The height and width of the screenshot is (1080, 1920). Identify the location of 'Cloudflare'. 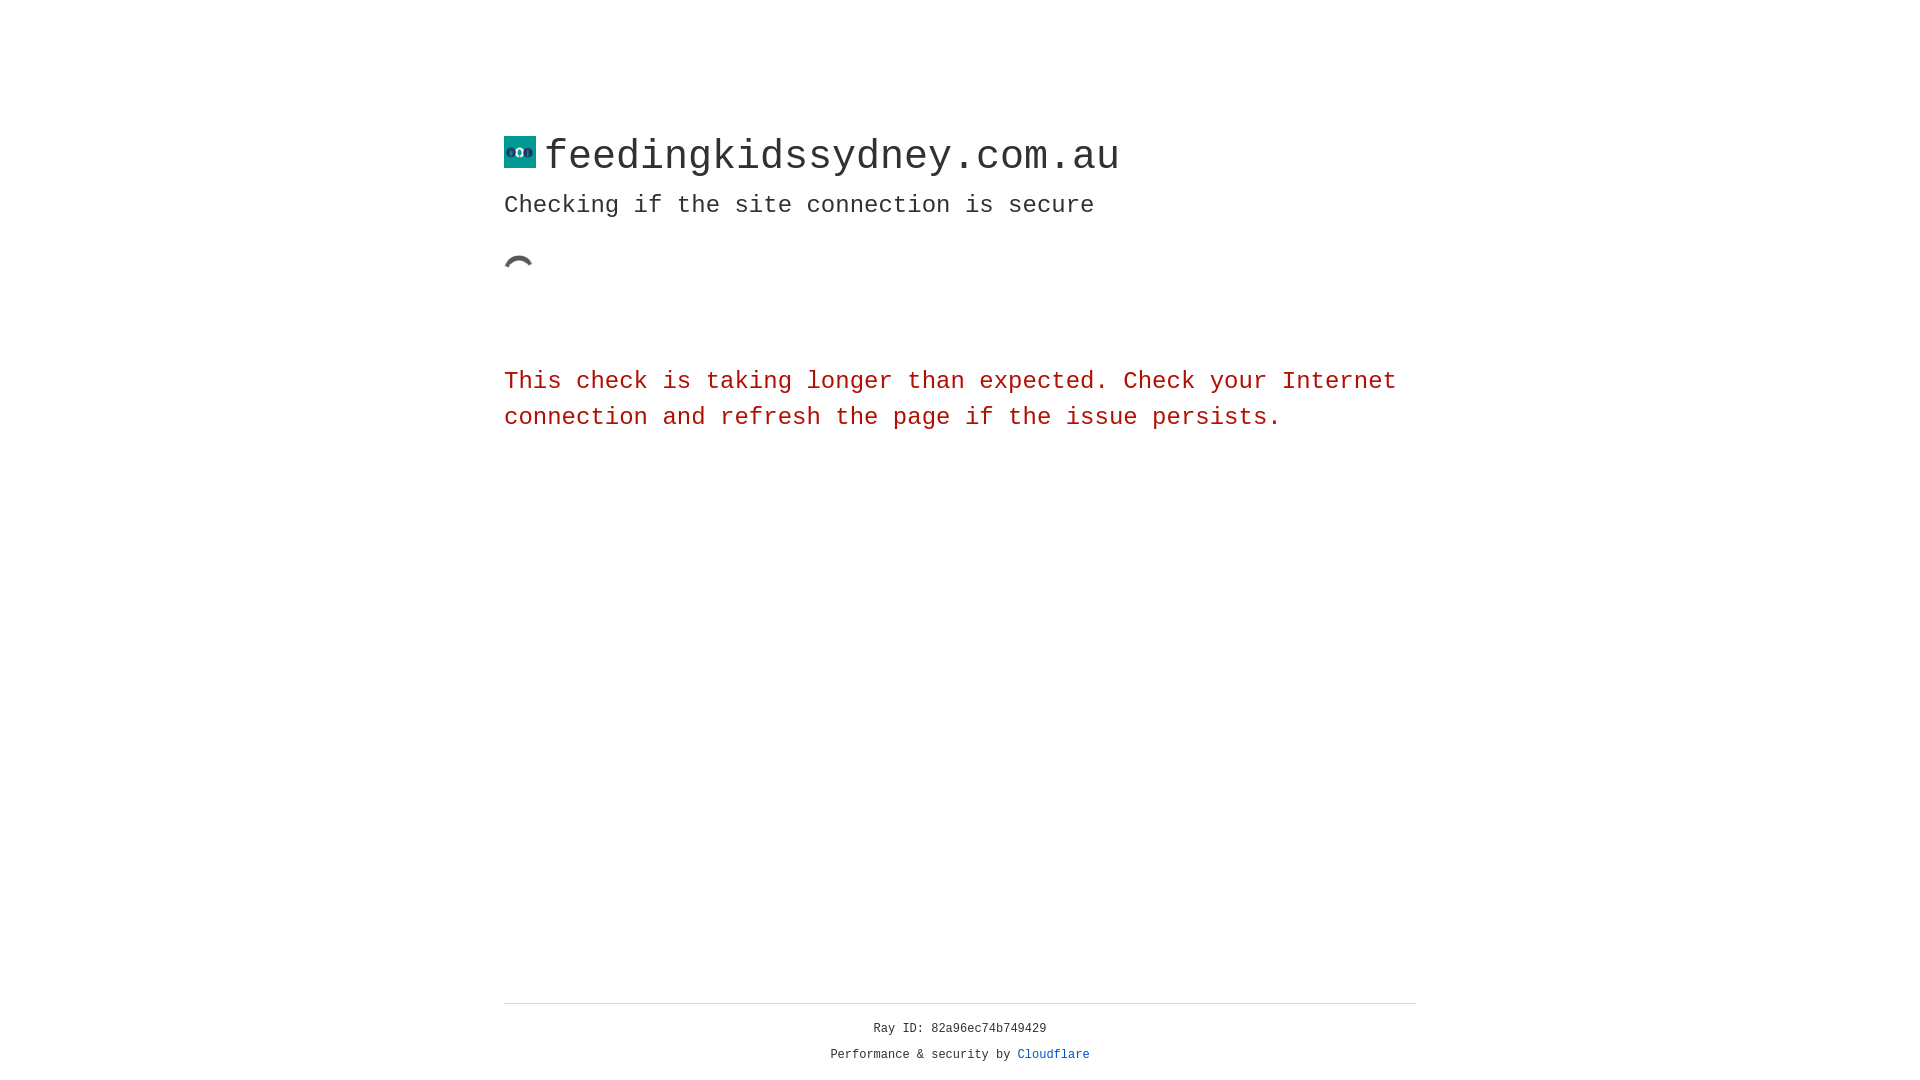
(1053, 1054).